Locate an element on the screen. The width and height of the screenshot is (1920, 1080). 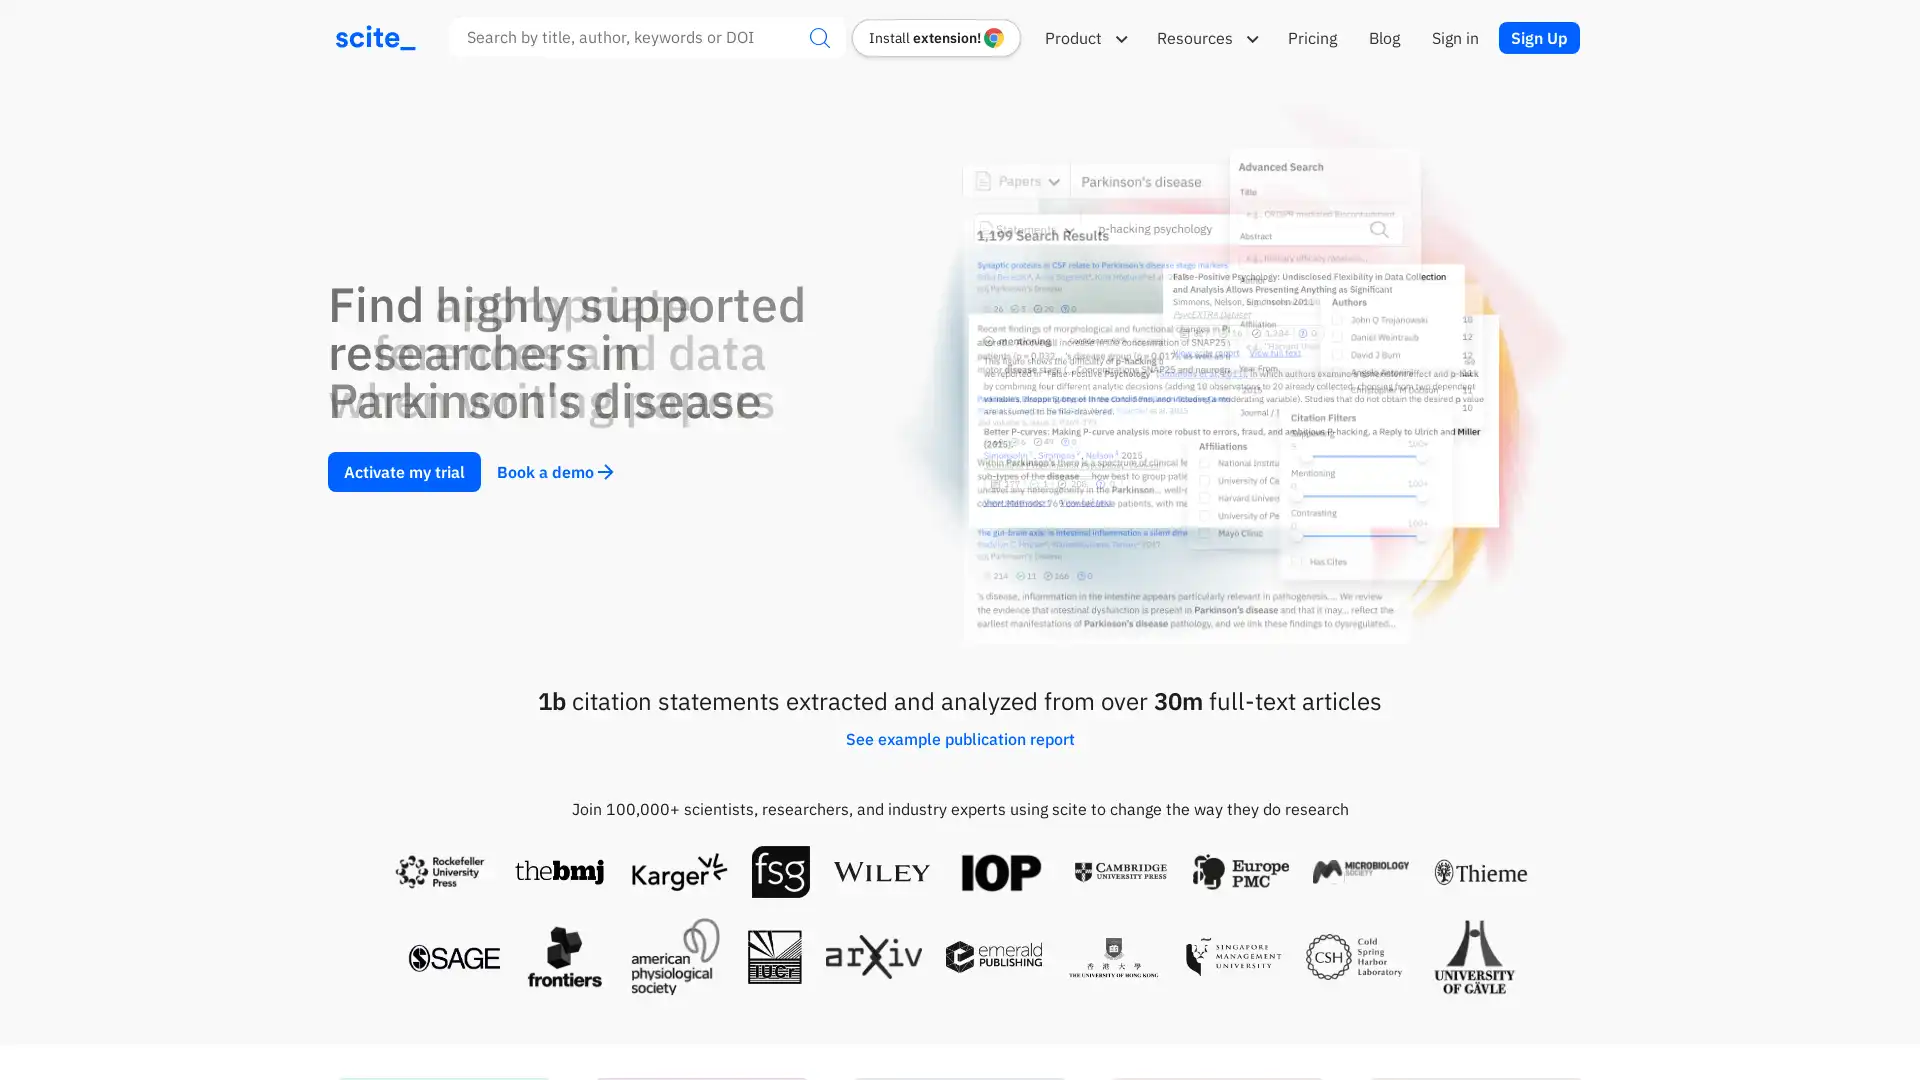
search-button is located at coordinates (820, 37).